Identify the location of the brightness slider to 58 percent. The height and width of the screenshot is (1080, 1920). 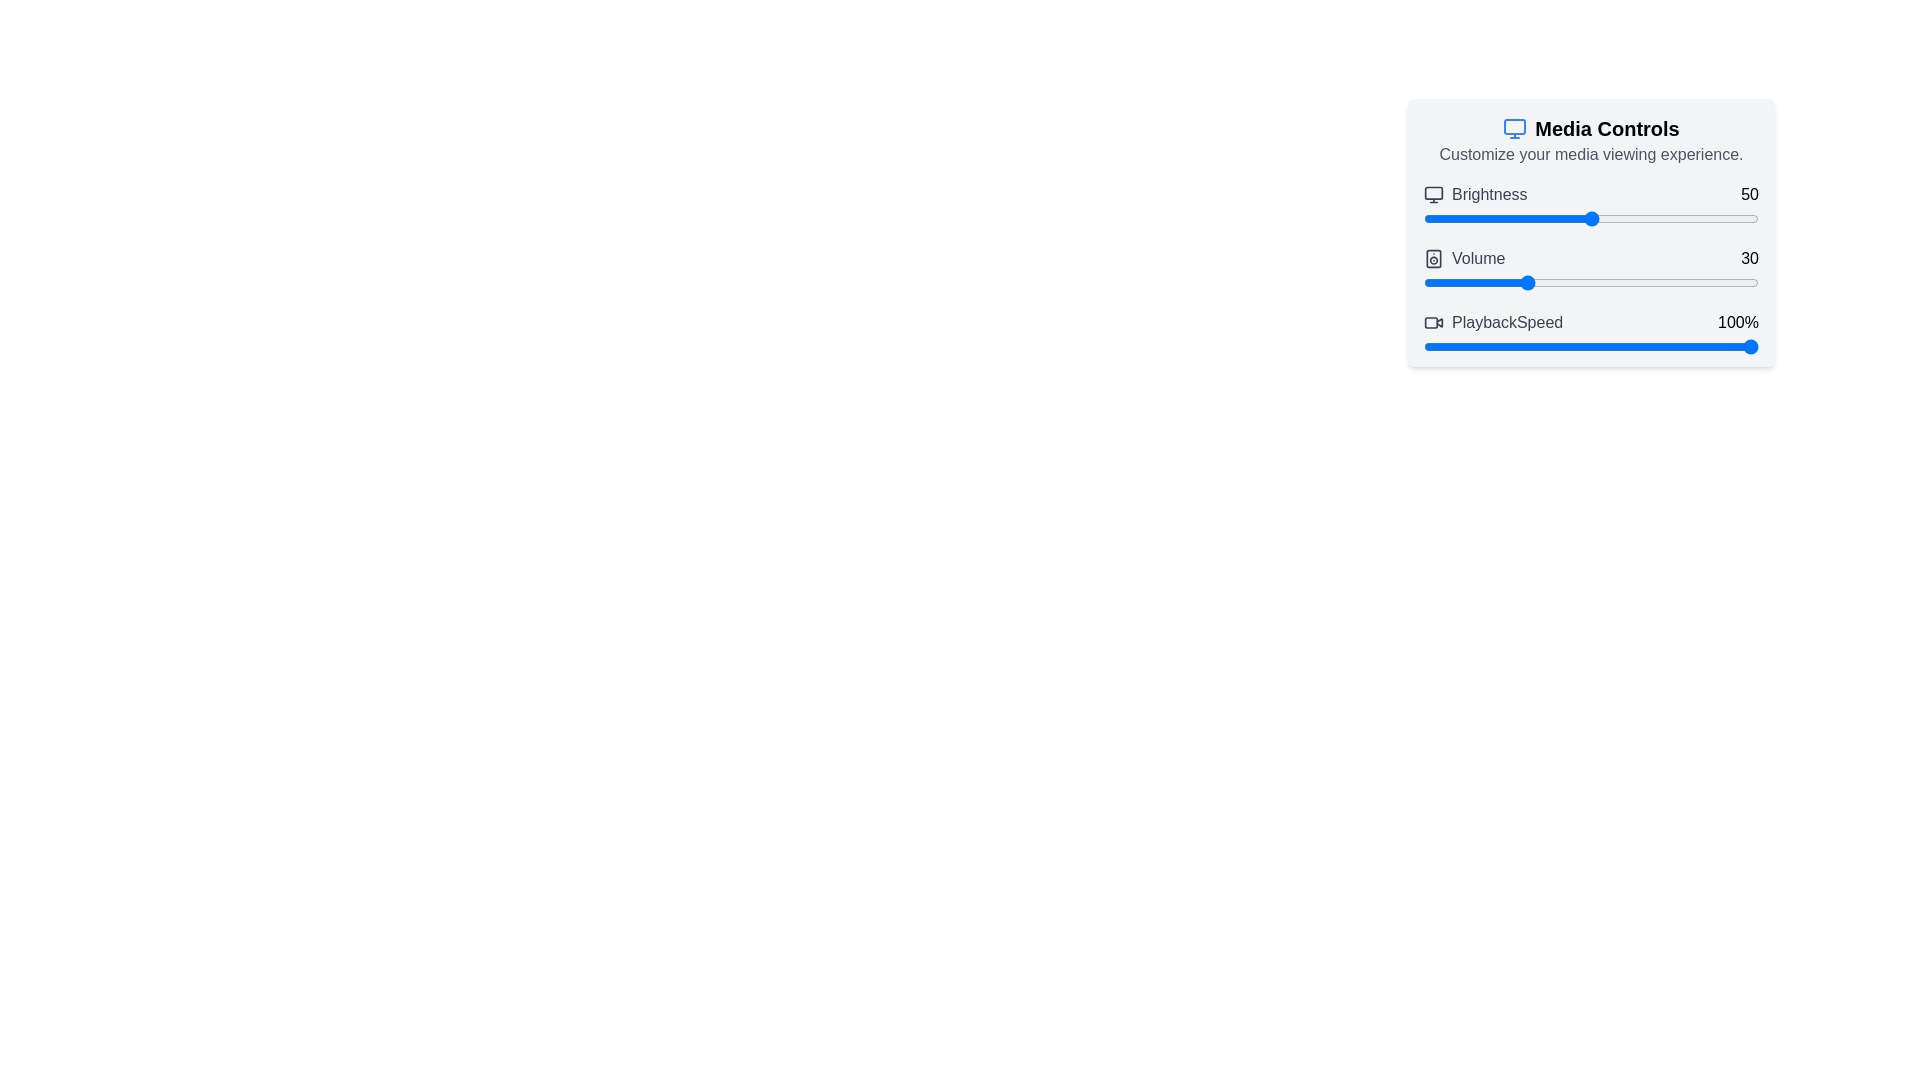
(1618, 219).